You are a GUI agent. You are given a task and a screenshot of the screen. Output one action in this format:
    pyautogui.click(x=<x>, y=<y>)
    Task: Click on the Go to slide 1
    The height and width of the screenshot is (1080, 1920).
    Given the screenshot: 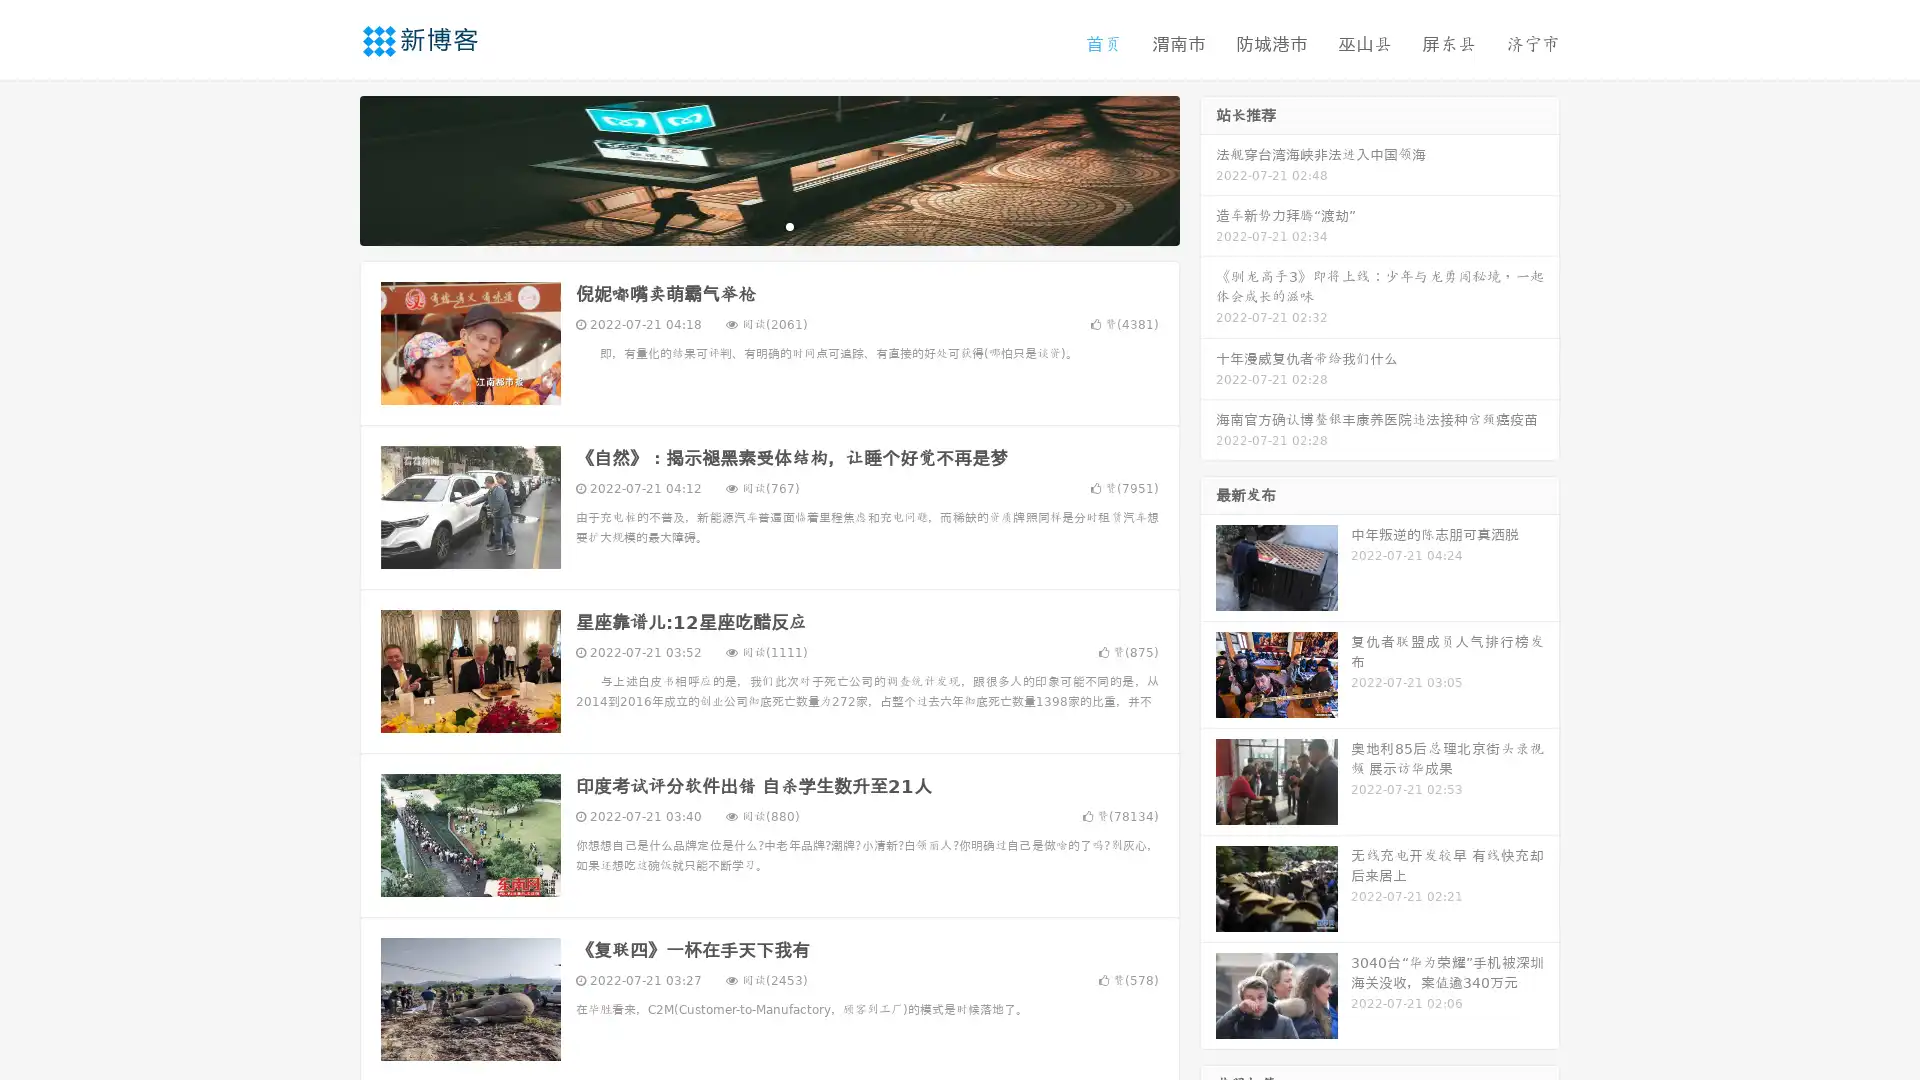 What is the action you would take?
    pyautogui.click(x=748, y=225)
    